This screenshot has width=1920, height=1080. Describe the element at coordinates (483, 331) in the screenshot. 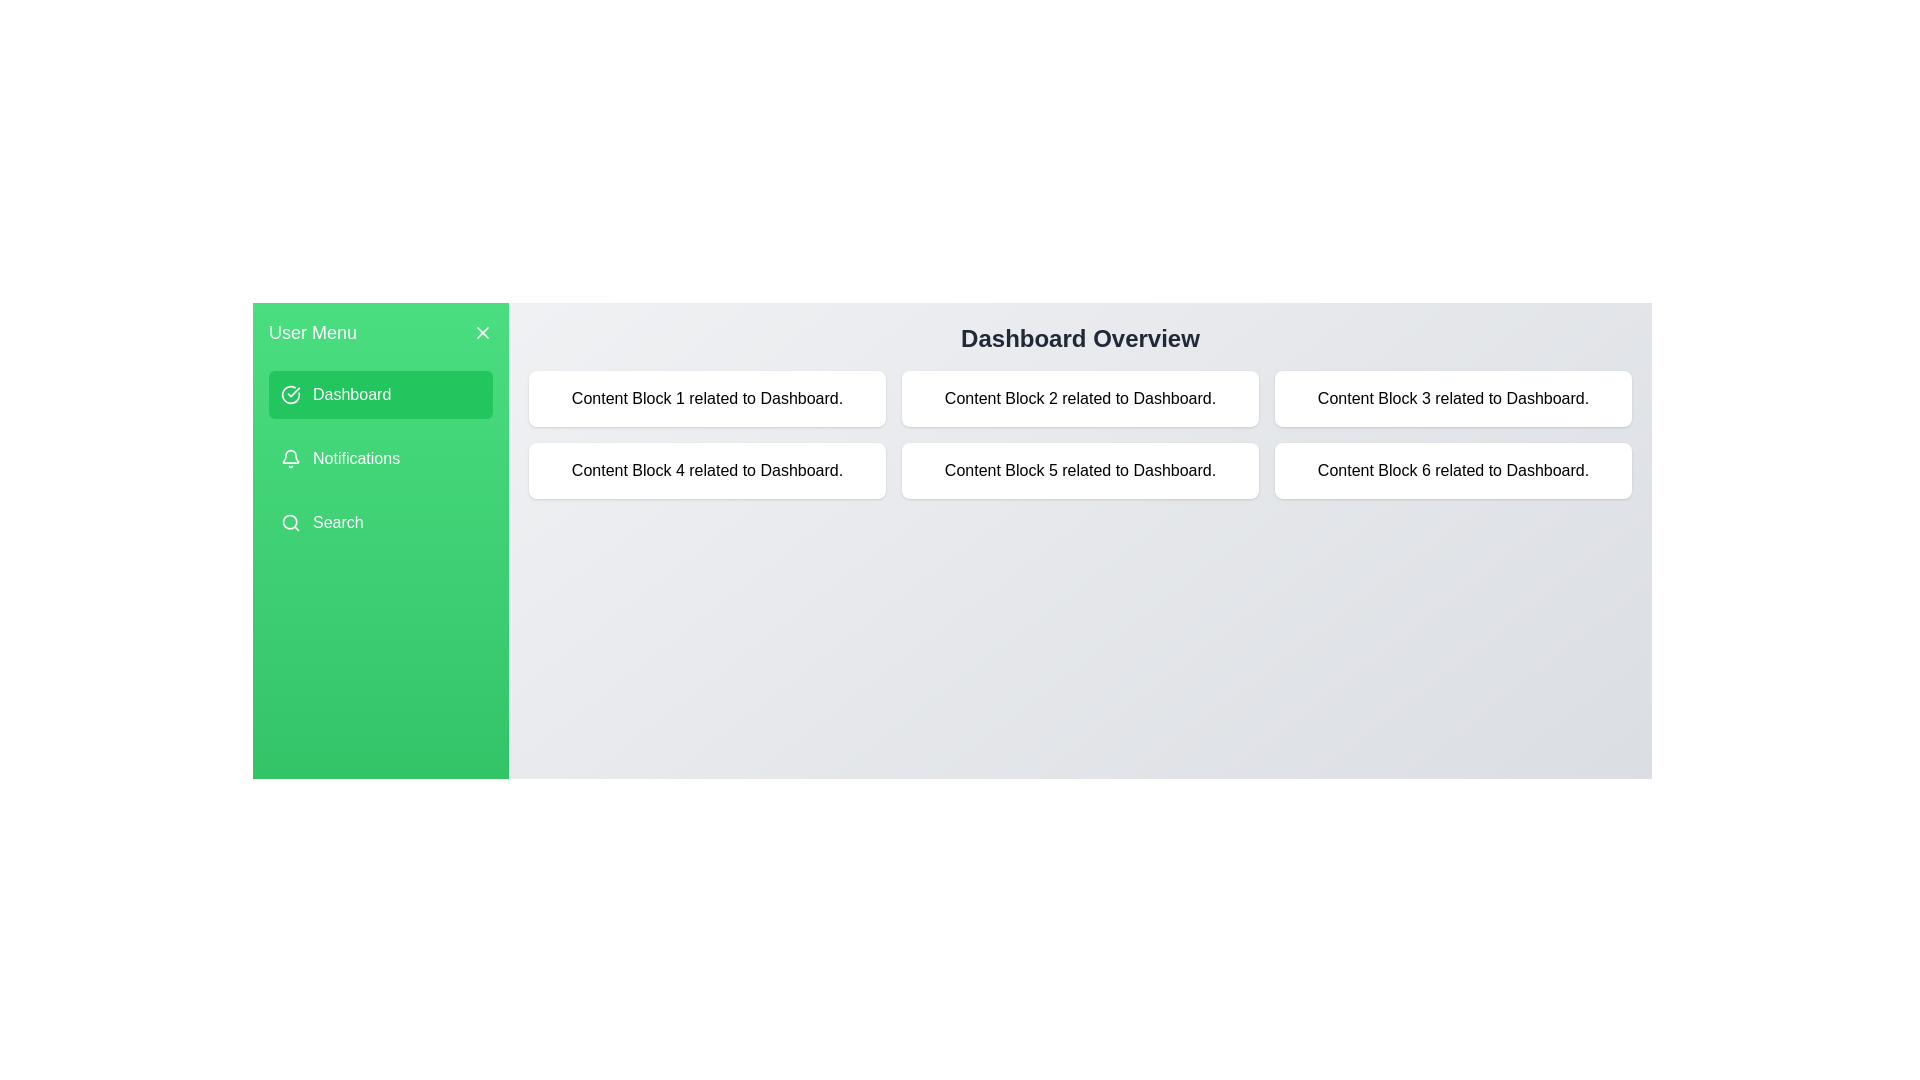

I see `the close button in the menu header to toggle the visibility of the menu` at that location.